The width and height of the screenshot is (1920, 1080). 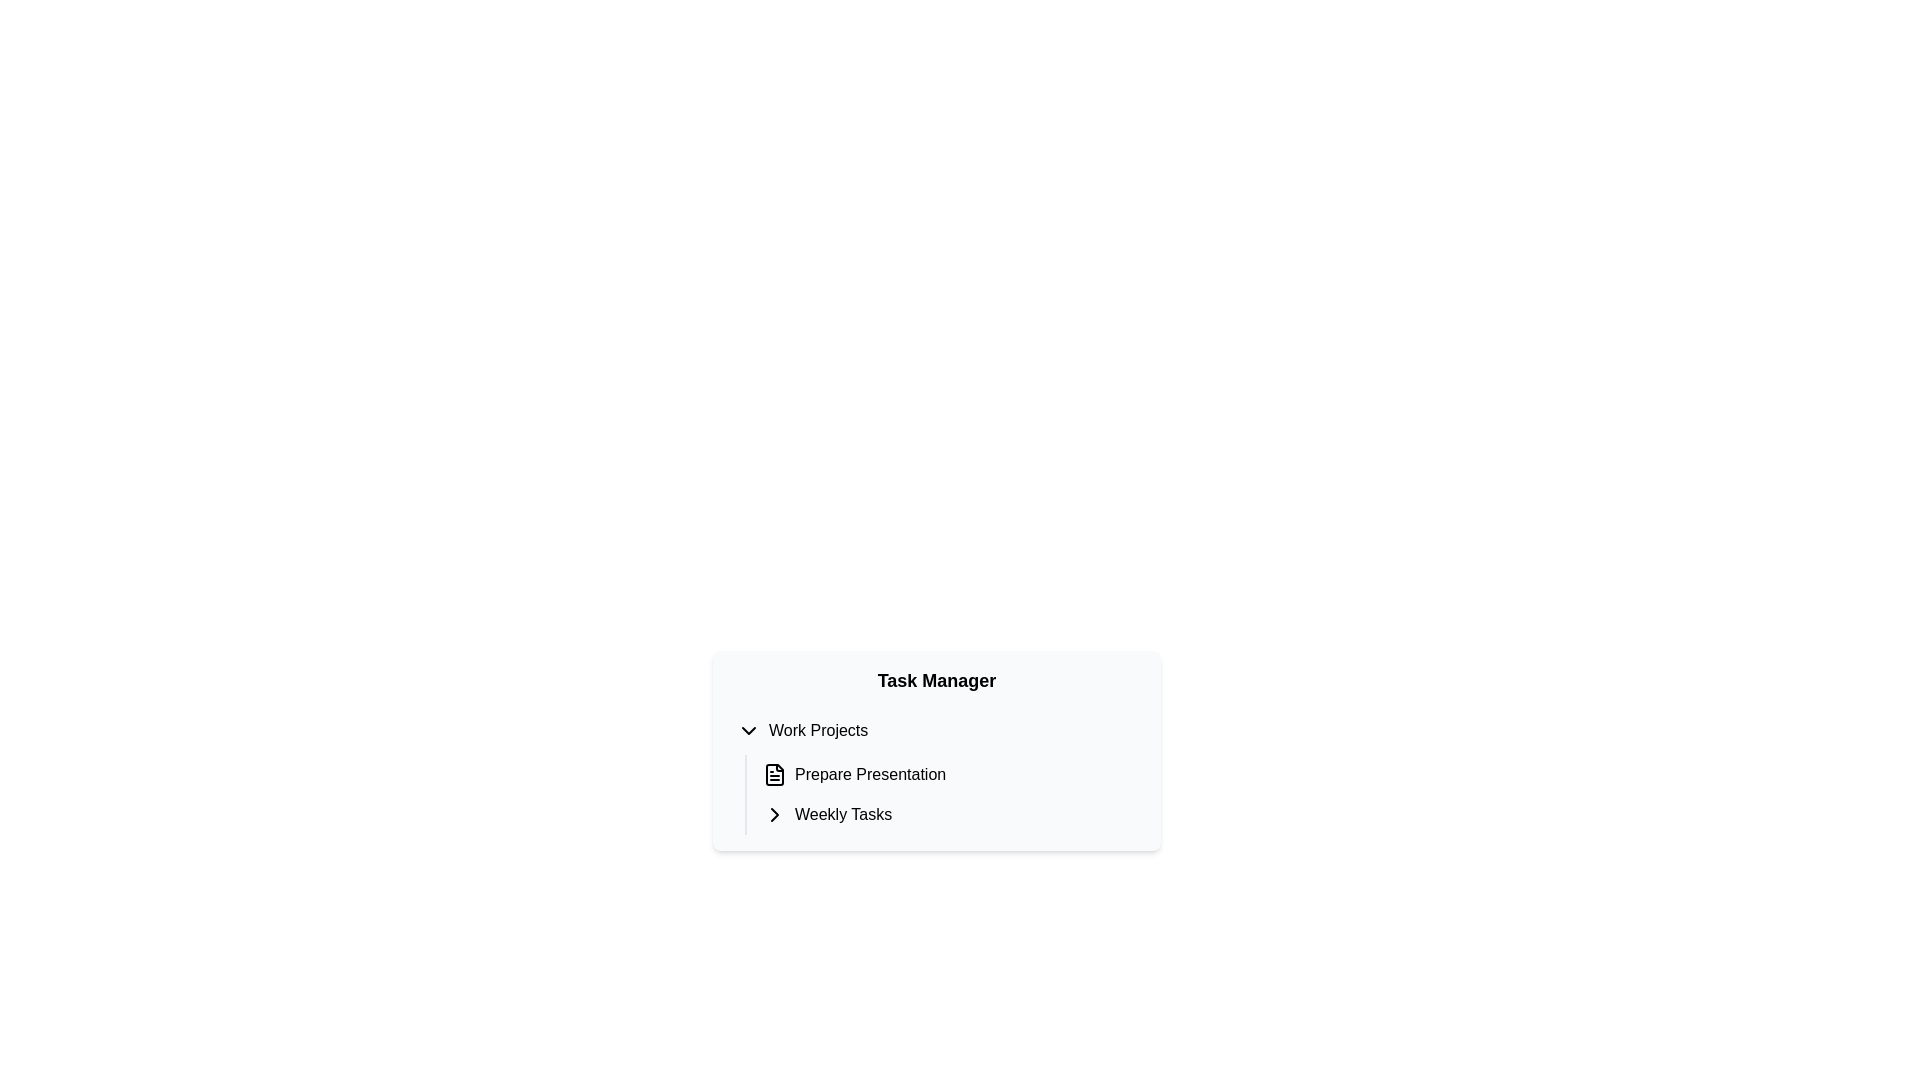 I want to click on the task item labeled 'Prepare Presentation' from the 'Work Projects' section of the Task Manager interface, so click(x=949, y=774).